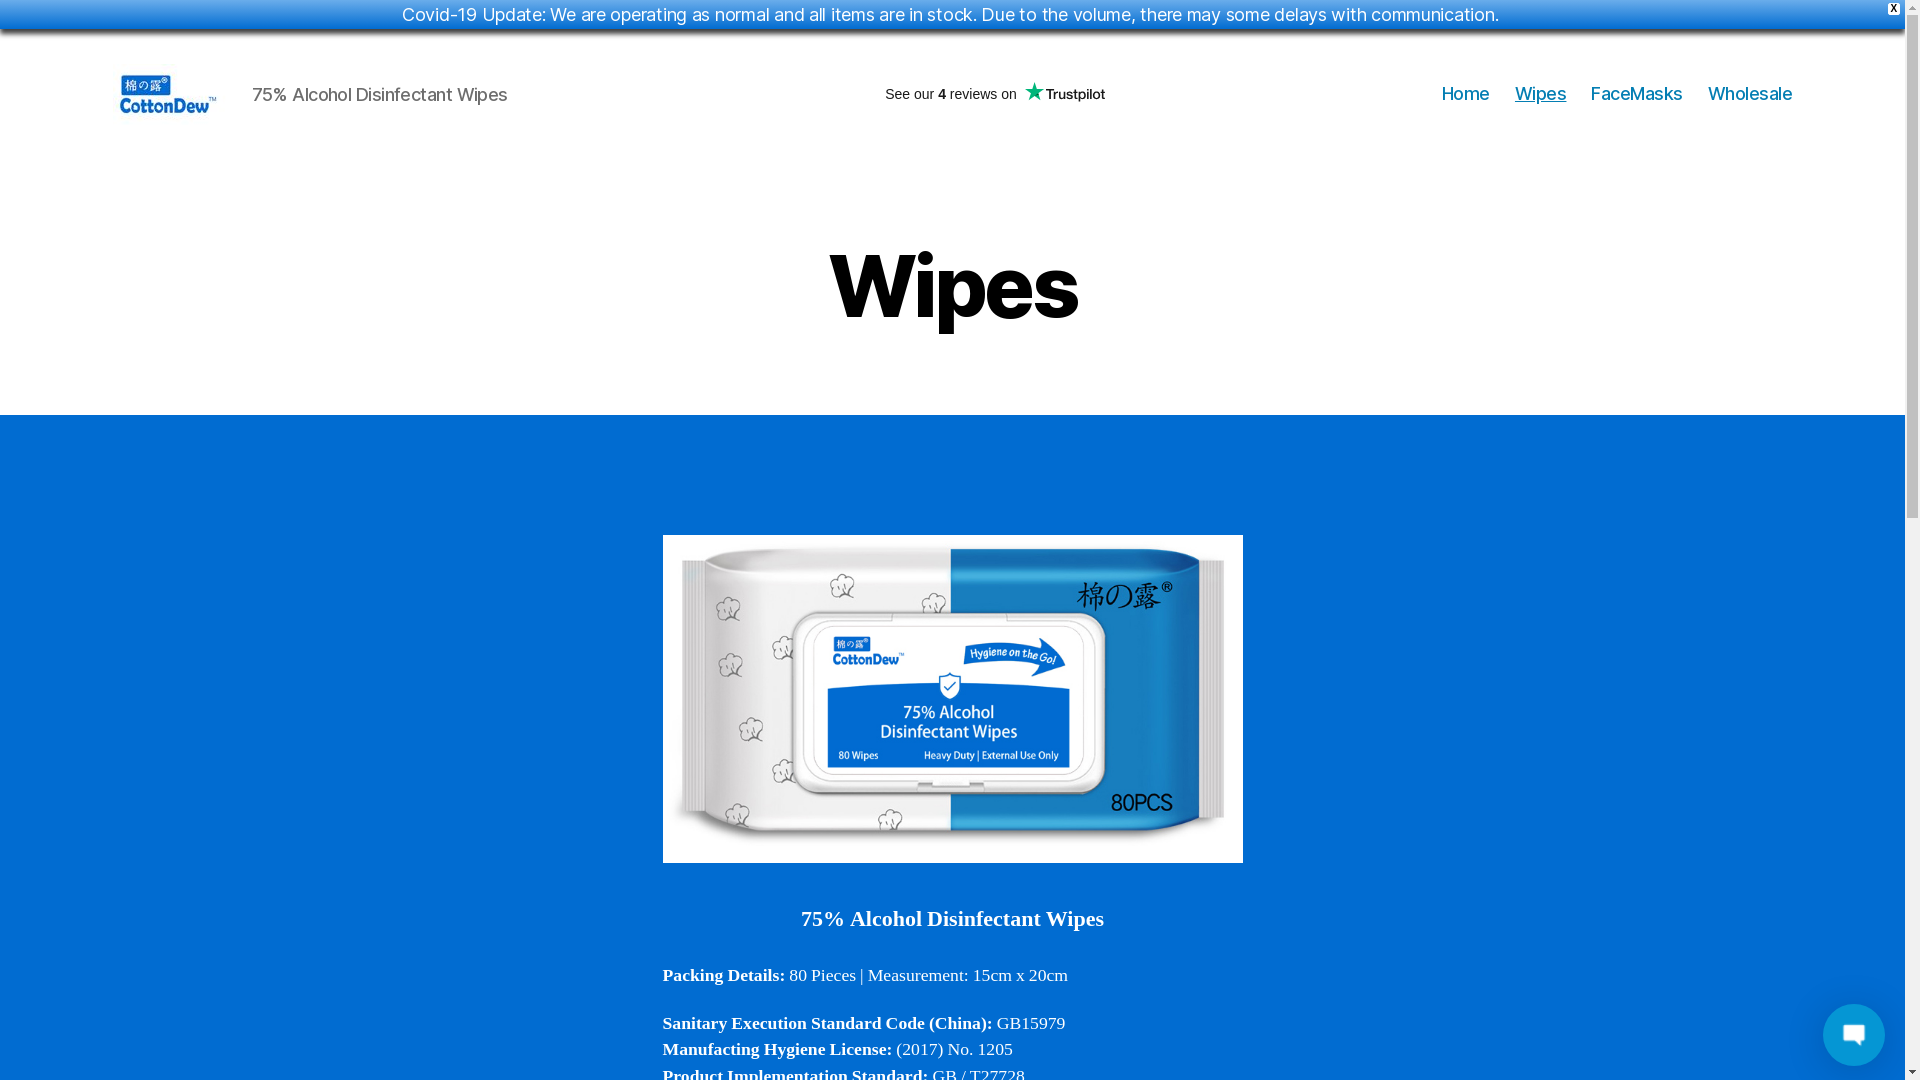 The width and height of the screenshot is (1920, 1080). I want to click on 'Wipes', so click(1515, 93).